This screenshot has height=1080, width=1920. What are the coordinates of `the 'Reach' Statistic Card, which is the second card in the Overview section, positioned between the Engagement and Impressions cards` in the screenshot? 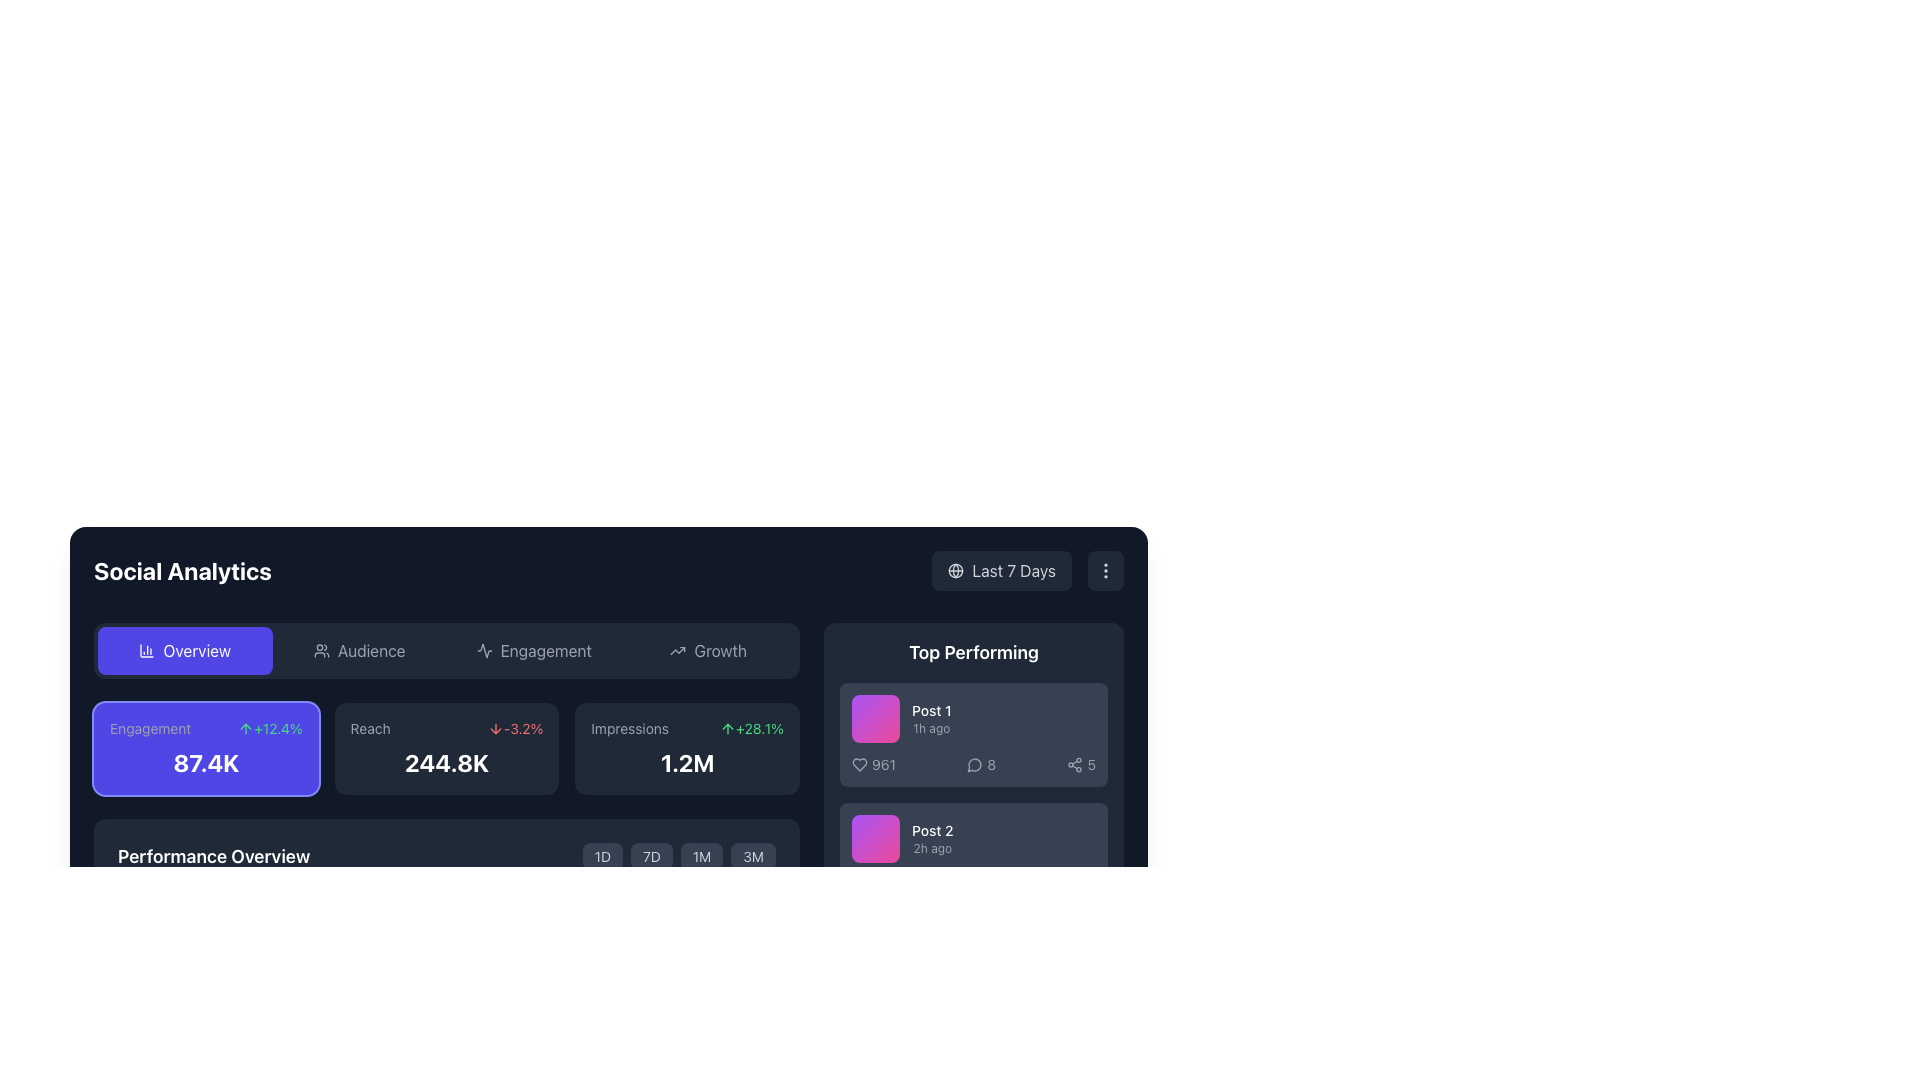 It's located at (445, 748).